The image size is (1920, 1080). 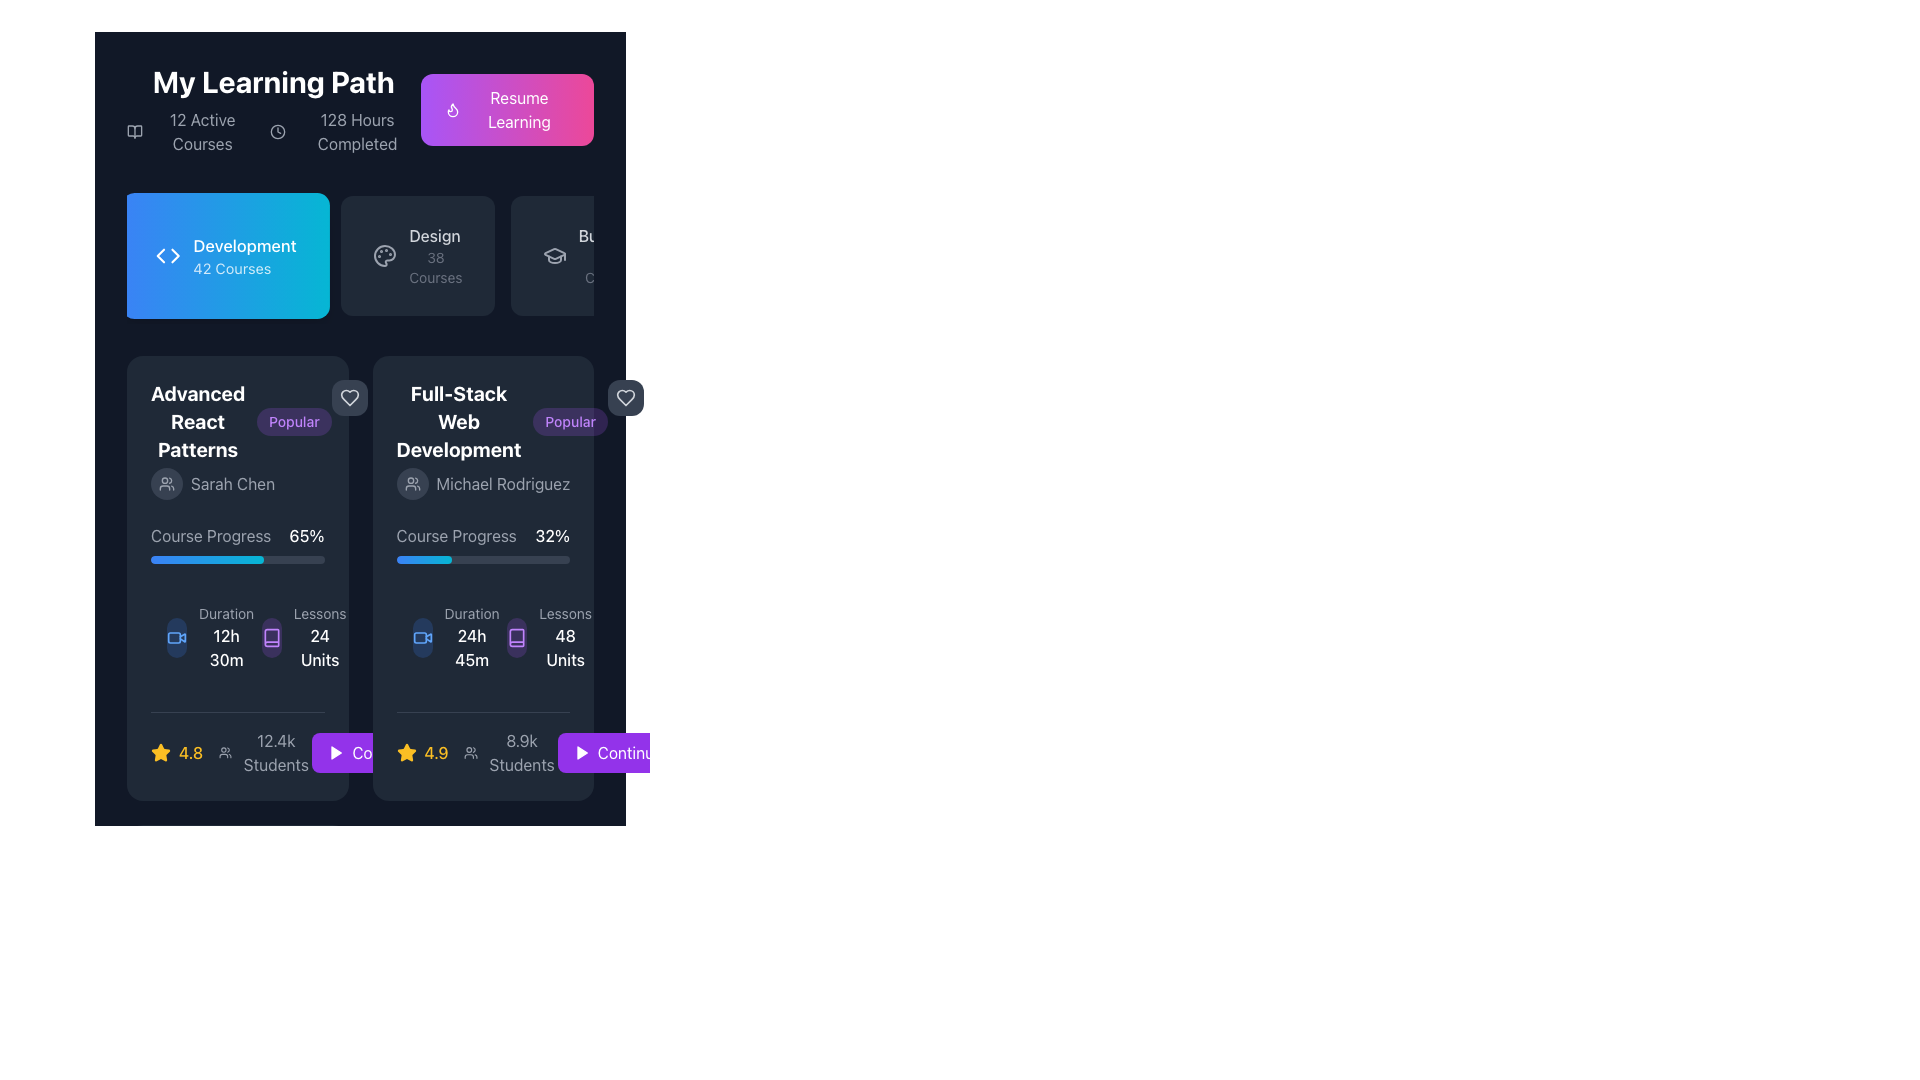 I want to click on information displayed on the static information panel, which shows a yellow star icon with a rating of '4.9' and '8.9k Students' text in gray, located beneath the 'Full-Stack Web Development' card, so click(x=476, y=752).